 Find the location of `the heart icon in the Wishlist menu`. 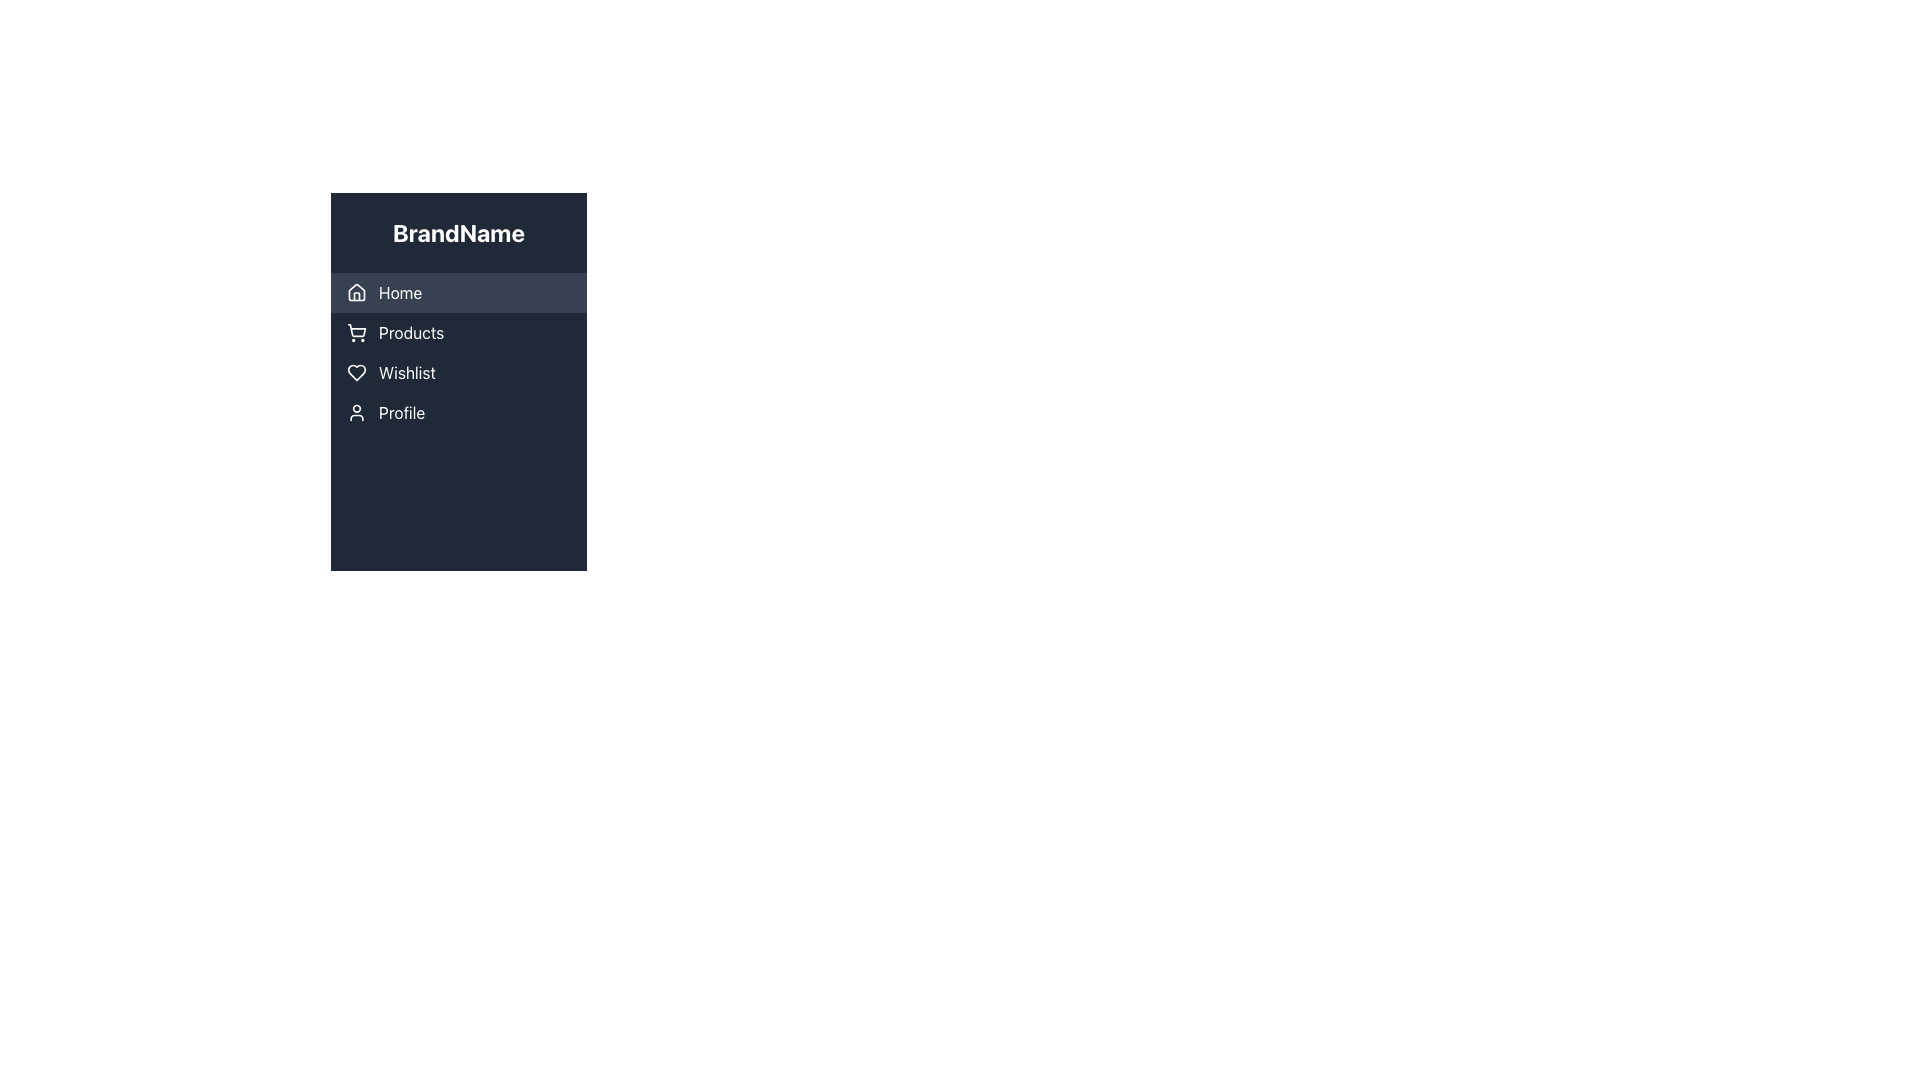

the heart icon in the Wishlist menu is located at coordinates (356, 373).